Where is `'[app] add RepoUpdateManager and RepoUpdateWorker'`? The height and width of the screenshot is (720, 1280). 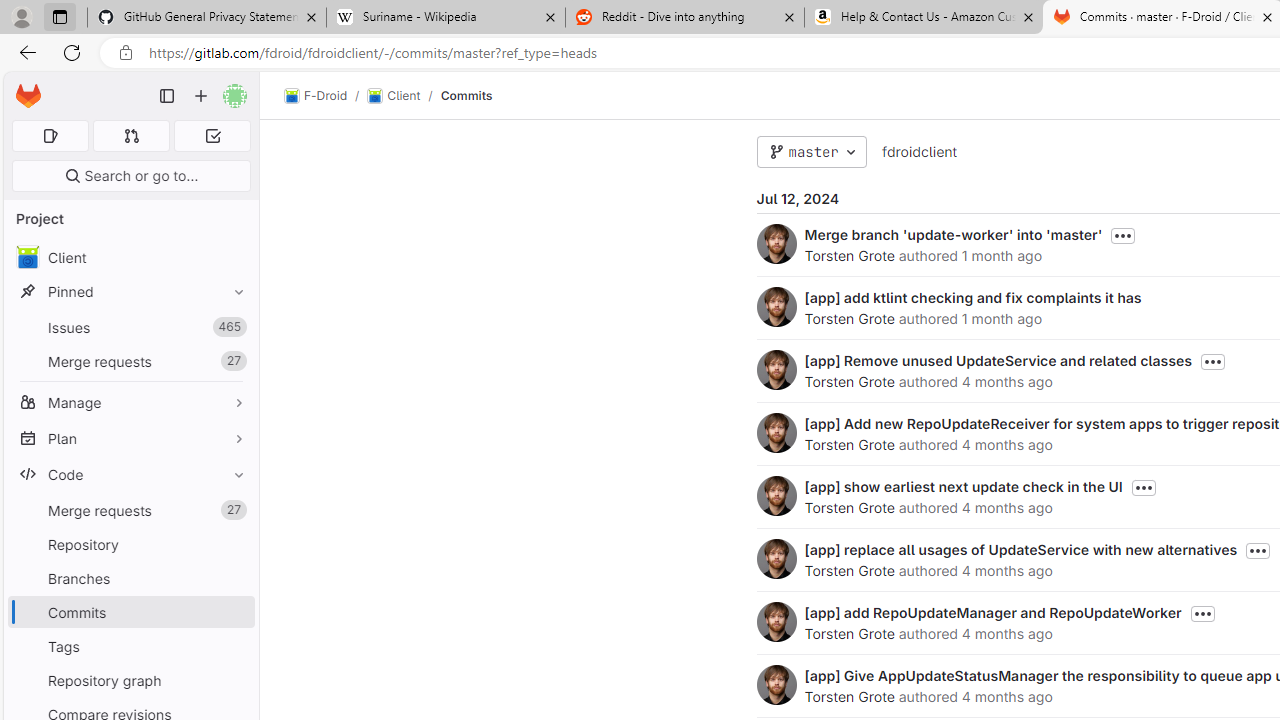 '[app] add RepoUpdateManager and RepoUpdateWorker' is located at coordinates (992, 611).